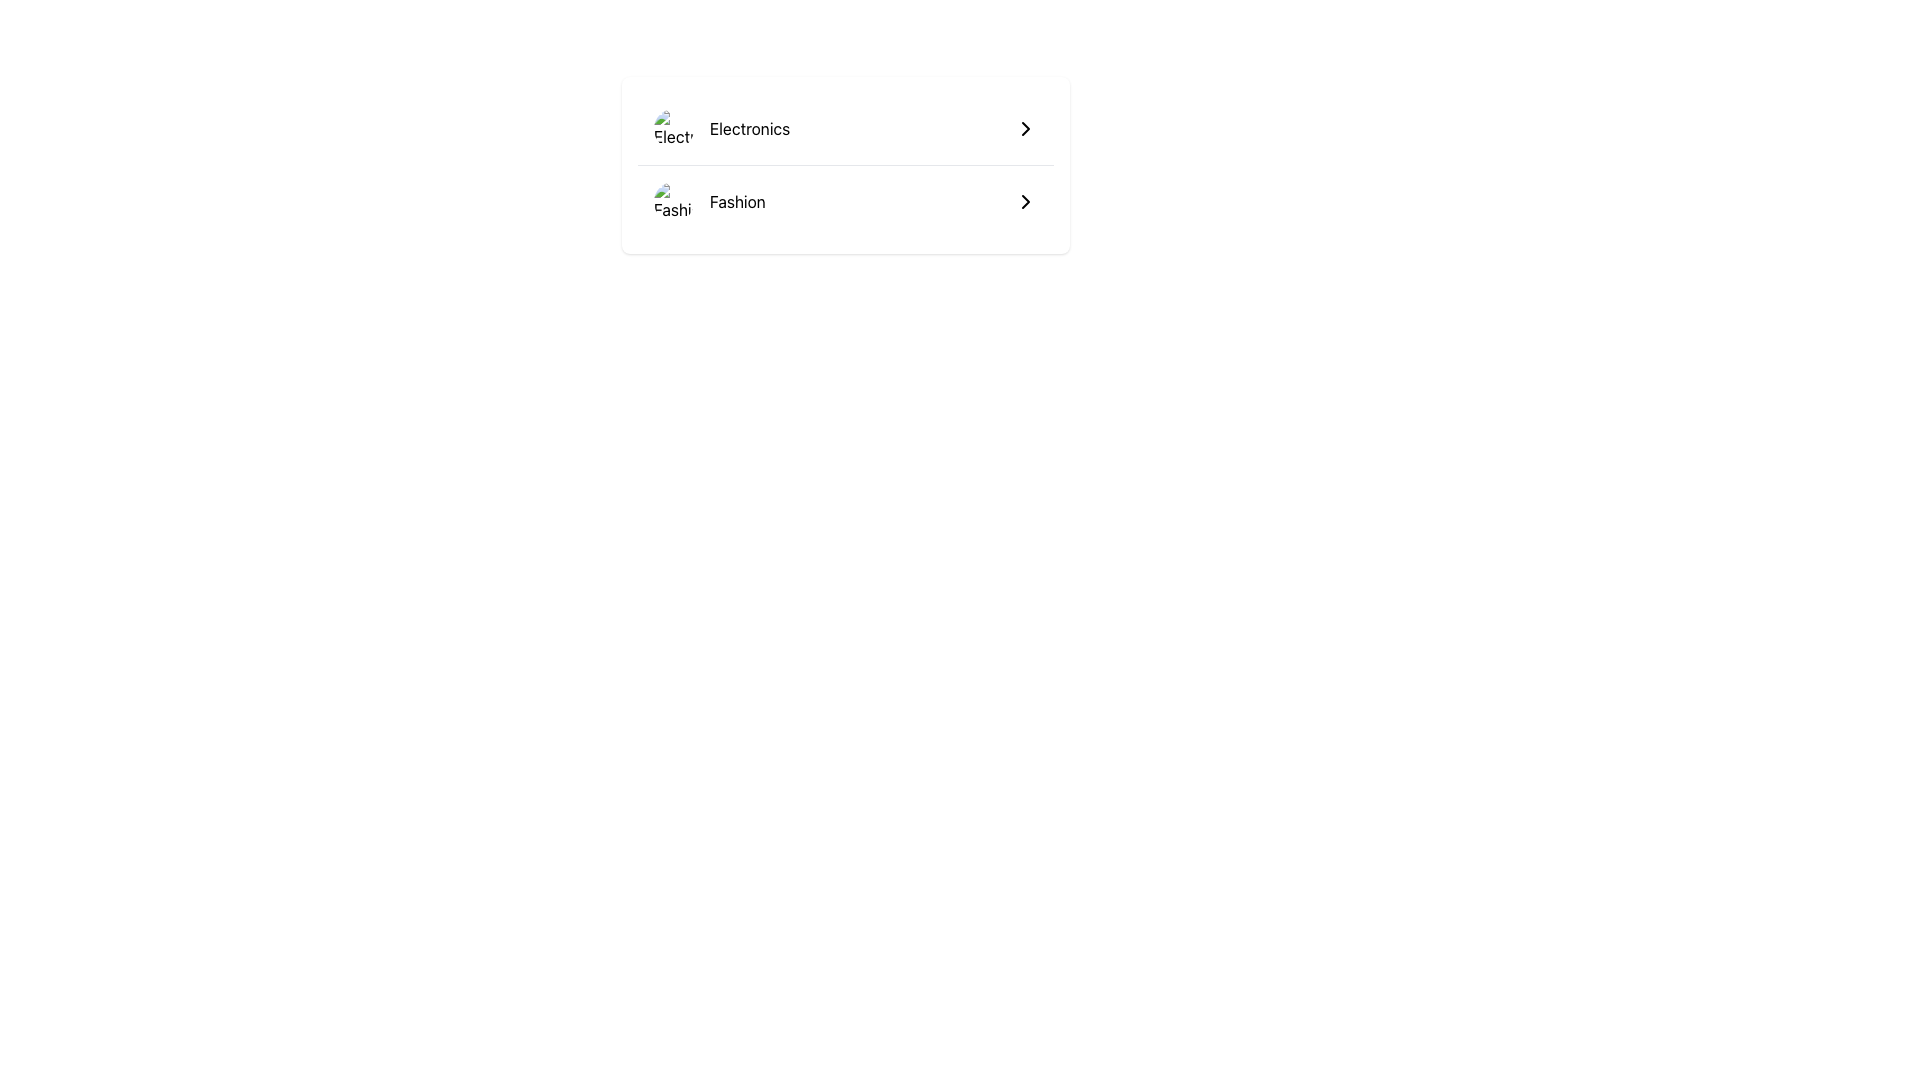 The height and width of the screenshot is (1080, 1920). What do you see at coordinates (845, 128) in the screenshot?
I see `the first menu item in the vertical list` at bounding box center [845, 128].